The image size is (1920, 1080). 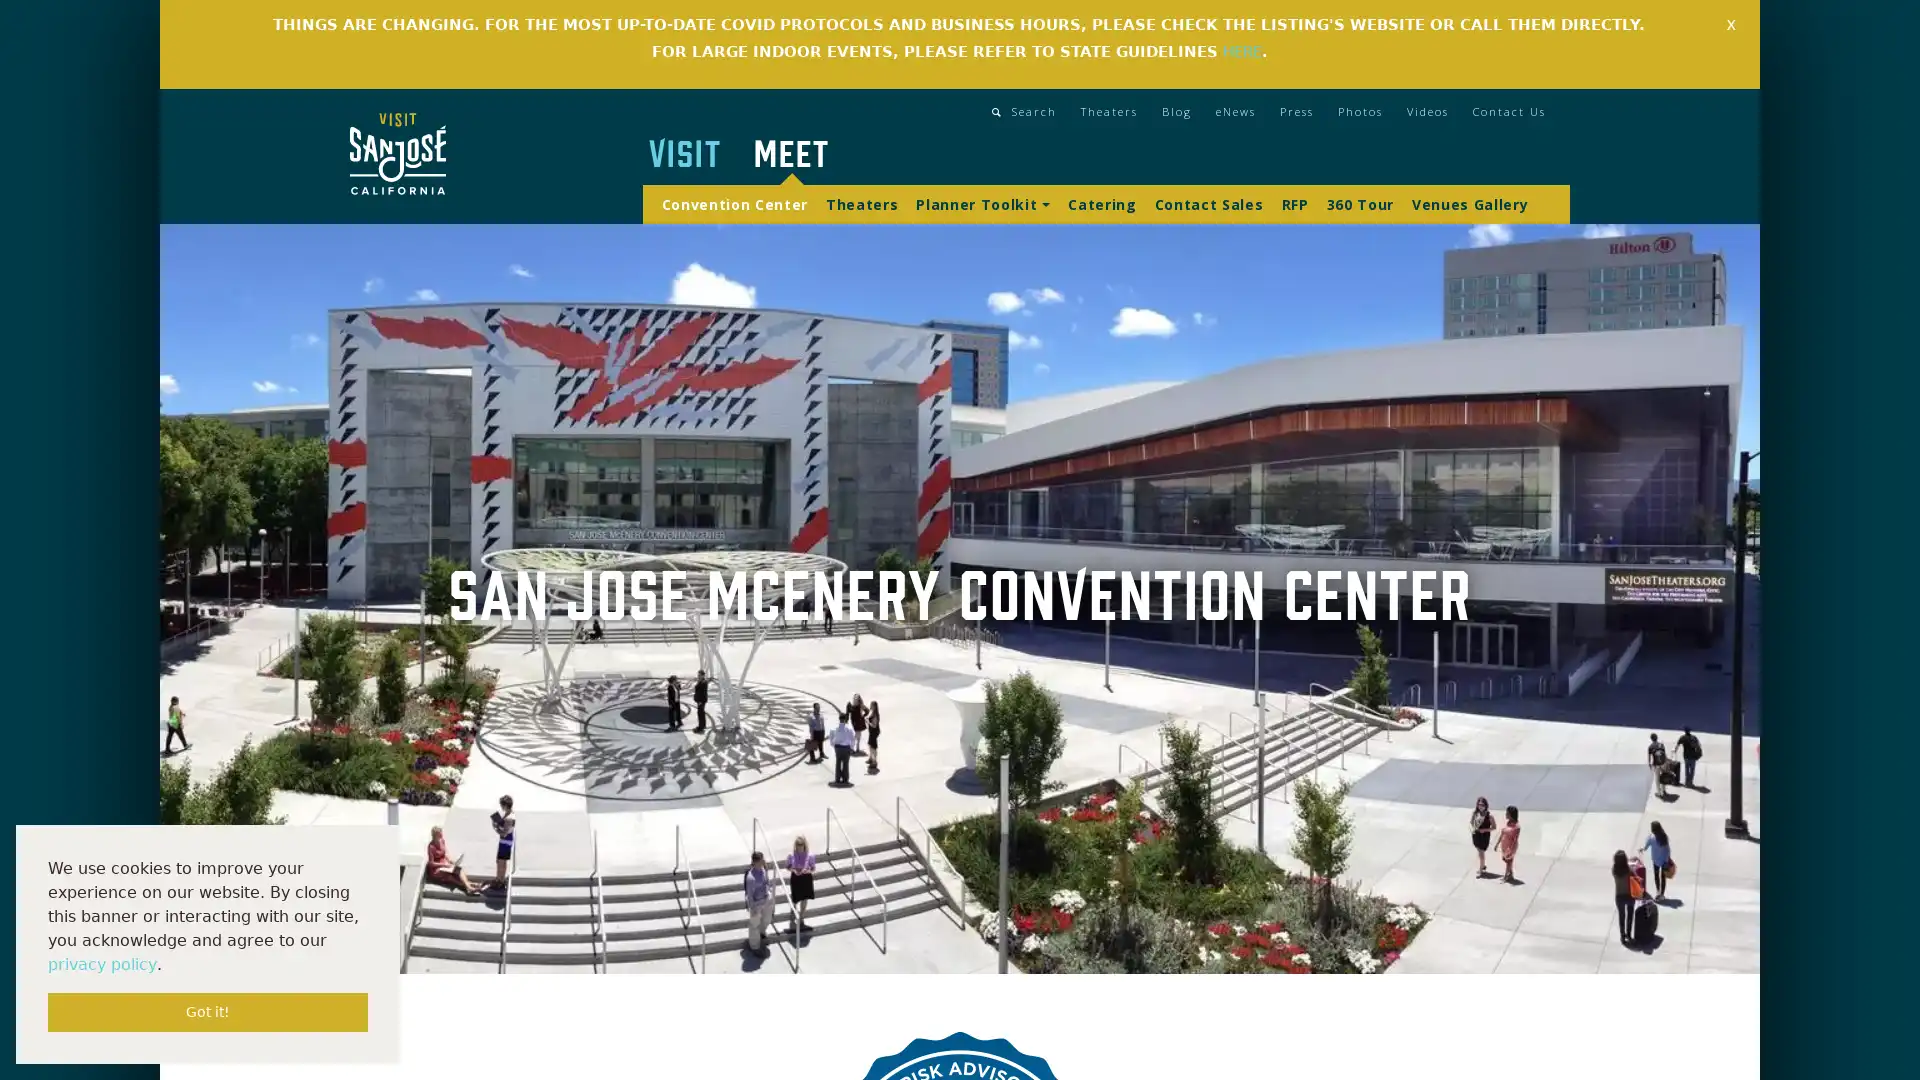 What do you see at coordinates (207, 1011) in the screenshot?
I see `dismiss cookie message` at bounding box center [207, 1011].